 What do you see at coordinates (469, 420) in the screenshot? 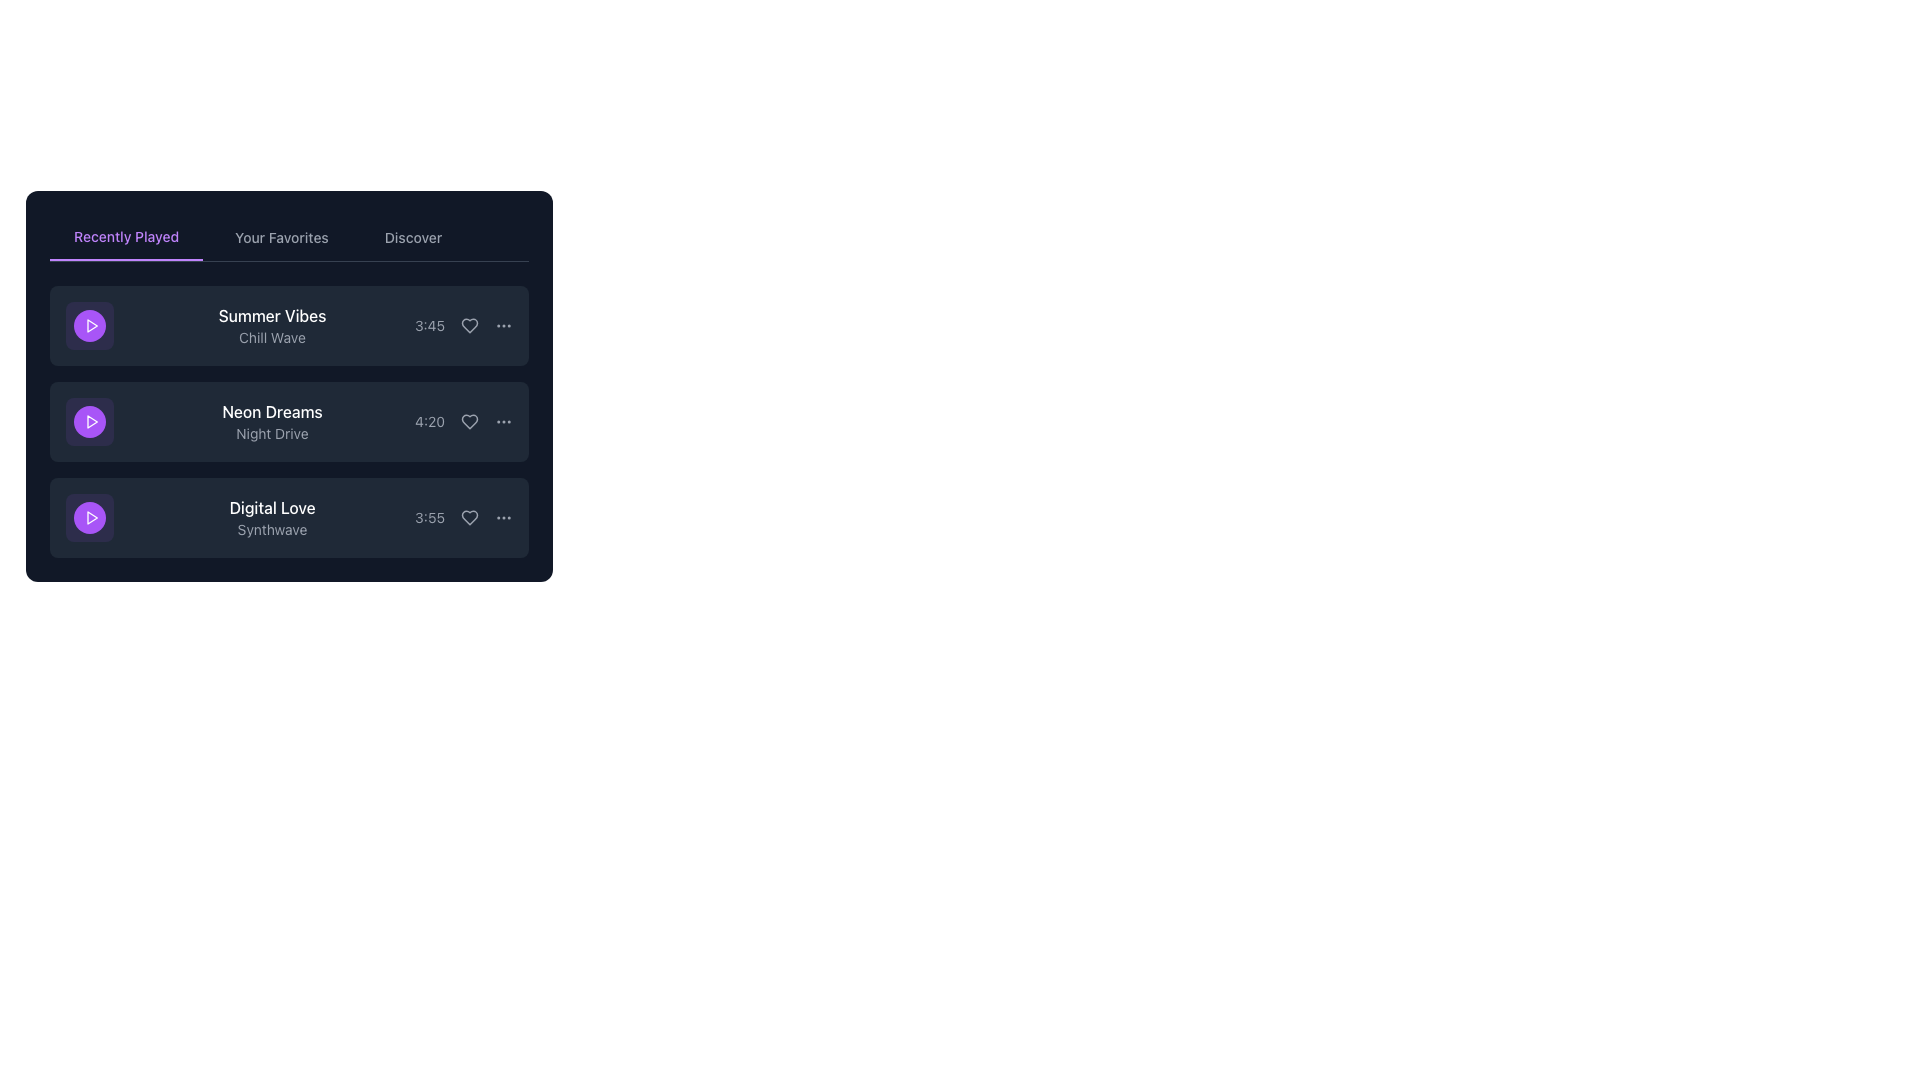
I see `the favorite toggle icon button located to the far right of the timestamp ('4:20') in the second row of the media list` at bounding box center [469, 420].